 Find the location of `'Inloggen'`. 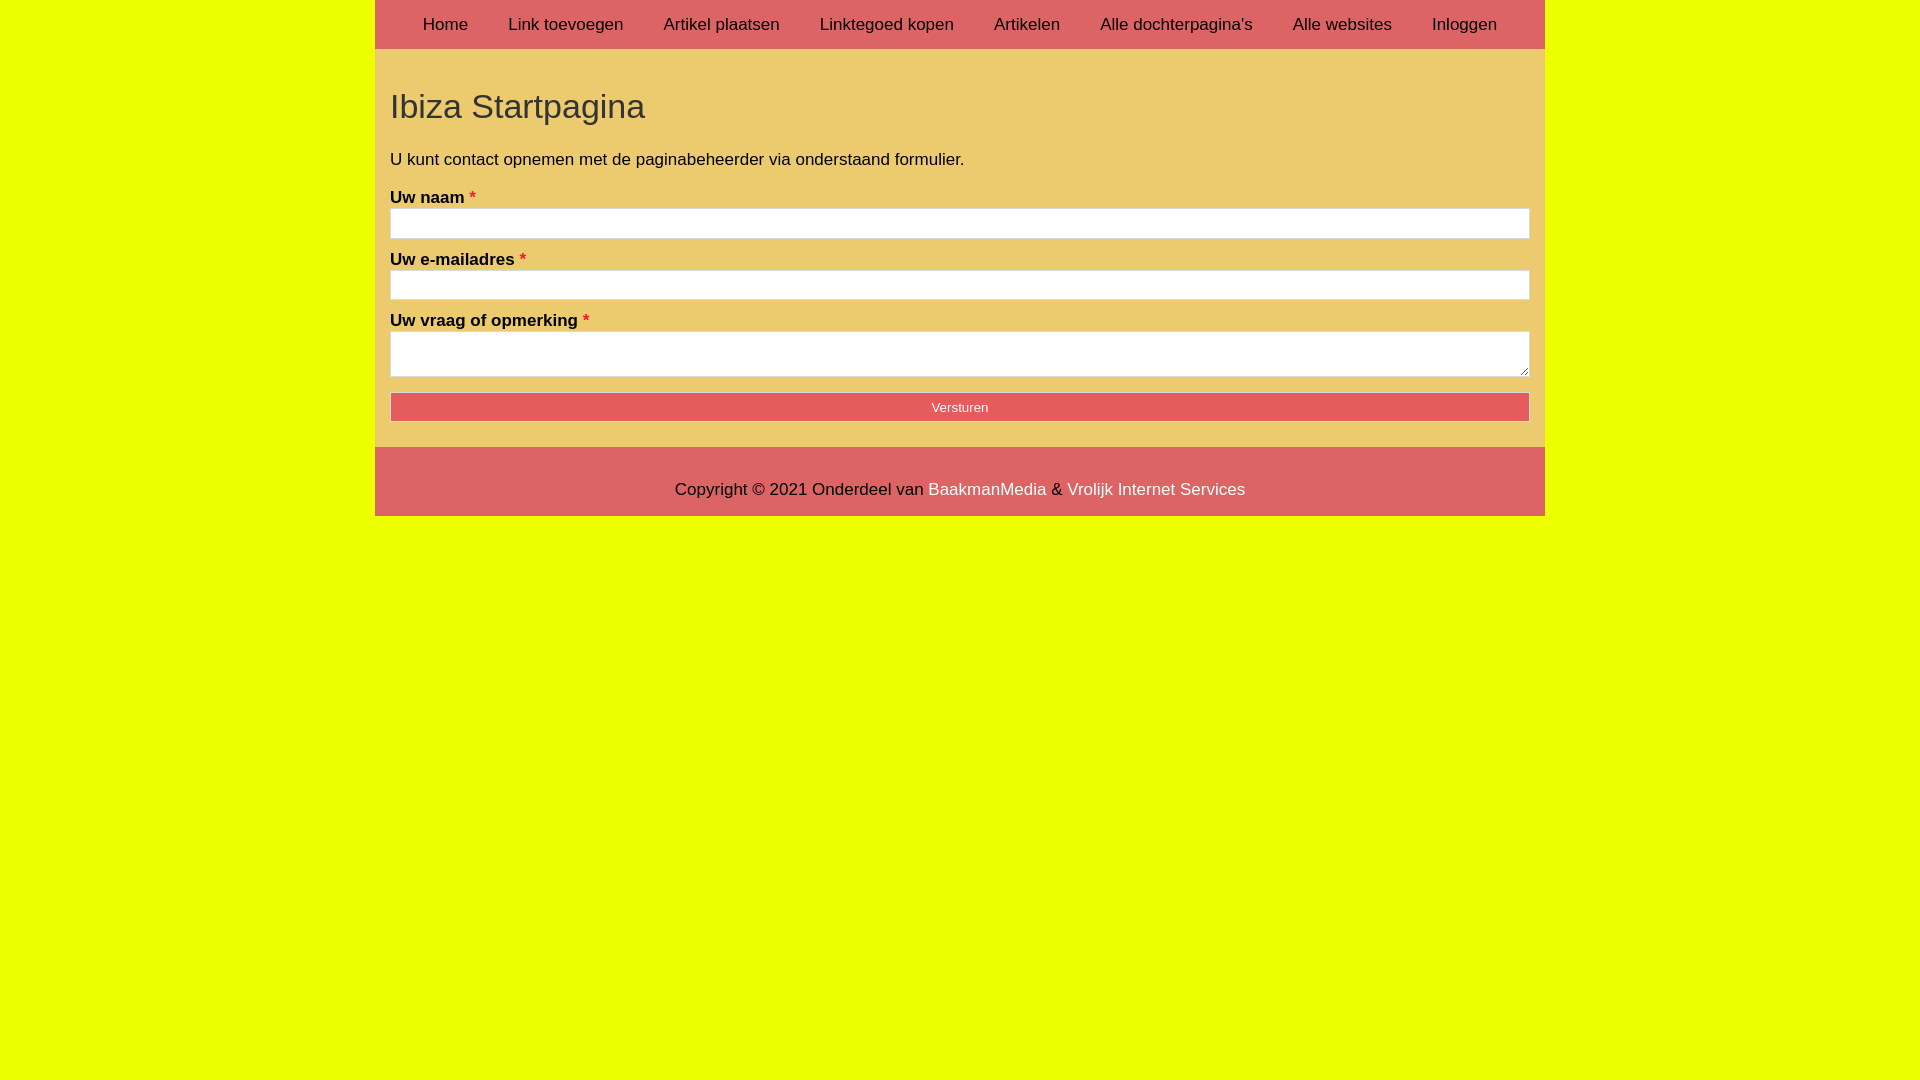

'Inloggen' is located at coordinates (1464, 24).